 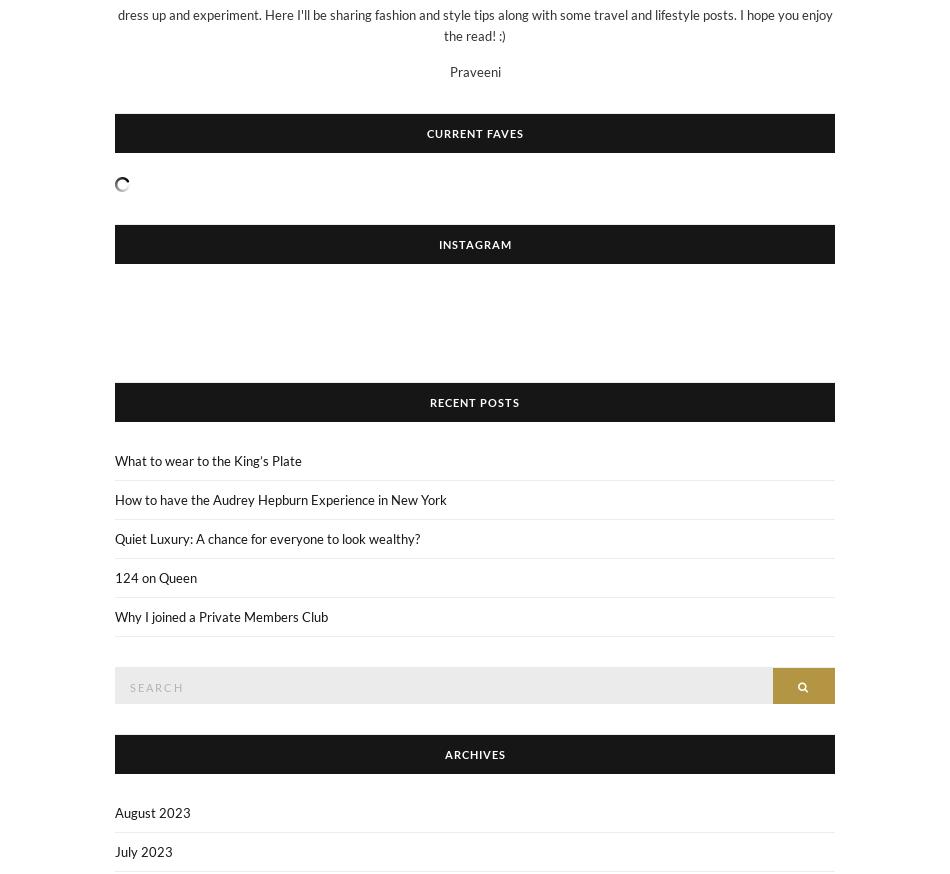 I want to click on 'July 2023', so click(x=144, y=851).